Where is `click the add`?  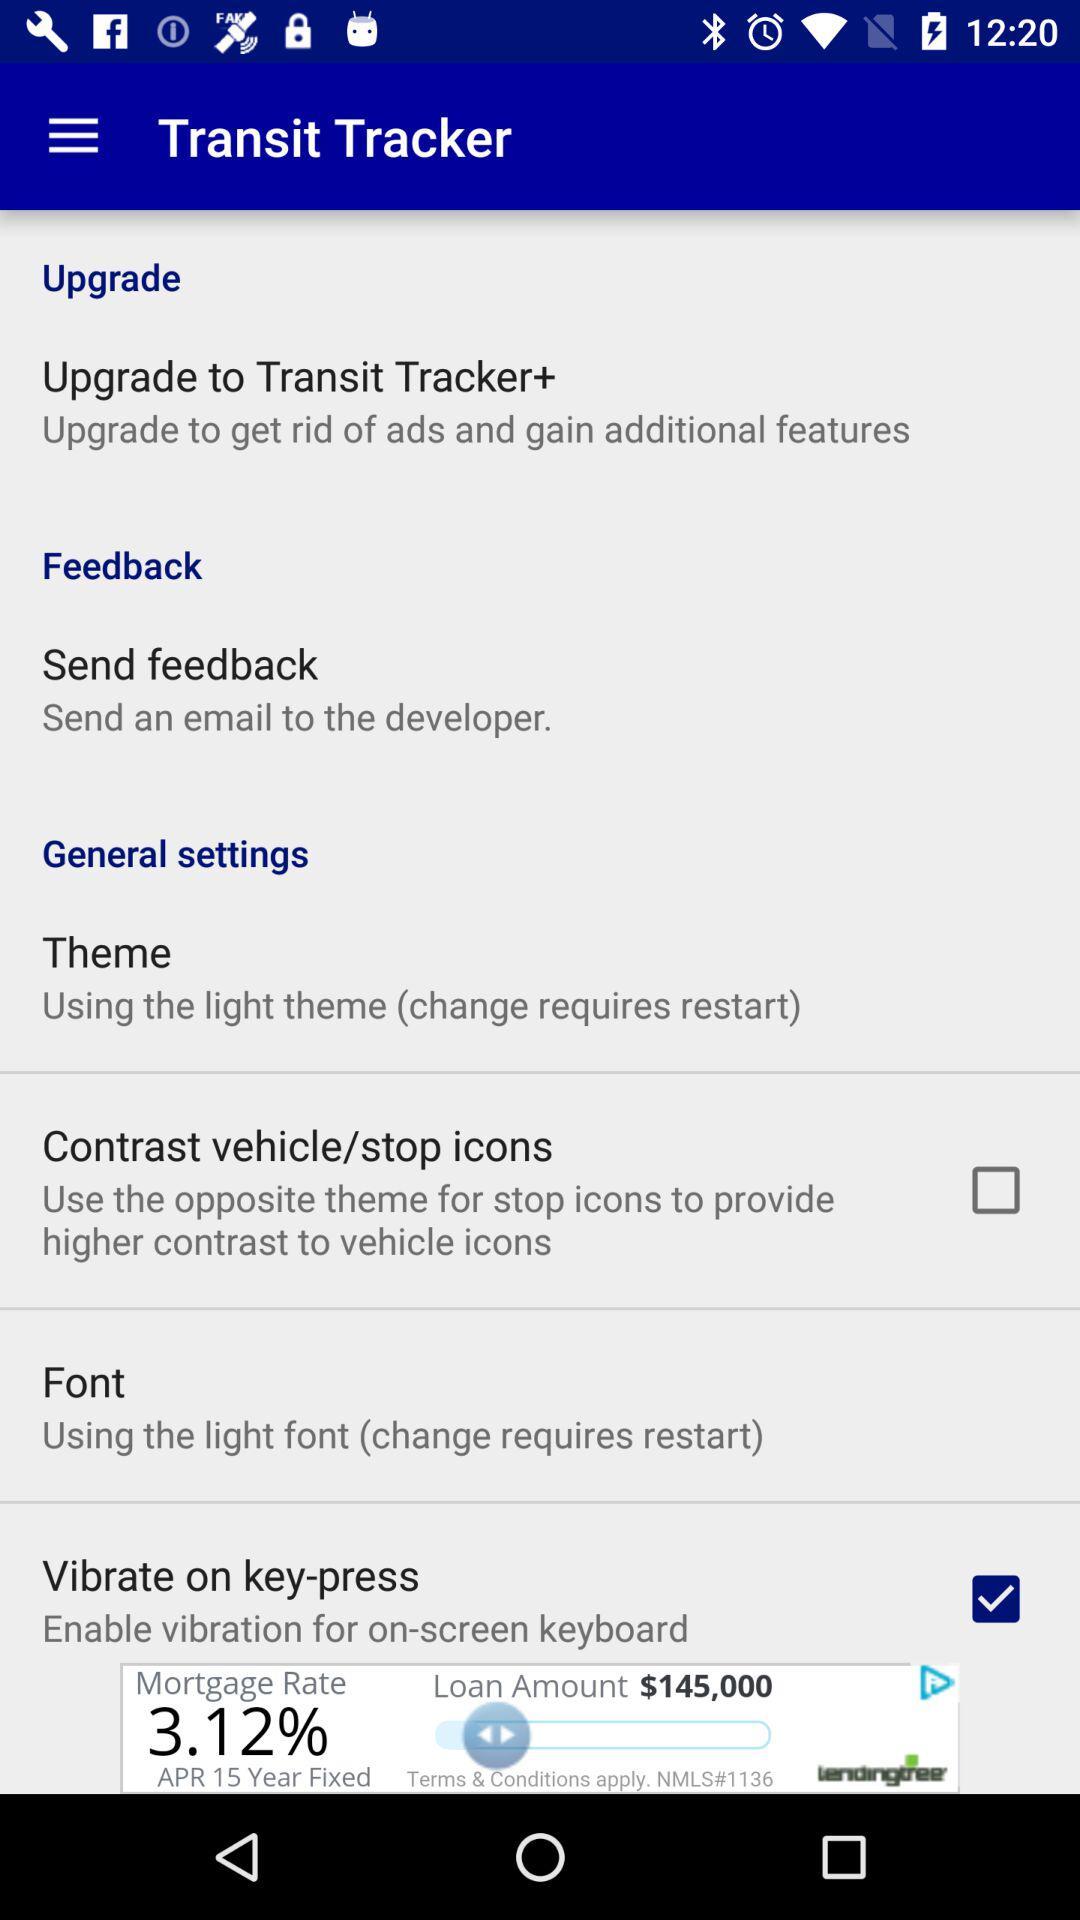 click the add is located at coordinates (540, 1727).